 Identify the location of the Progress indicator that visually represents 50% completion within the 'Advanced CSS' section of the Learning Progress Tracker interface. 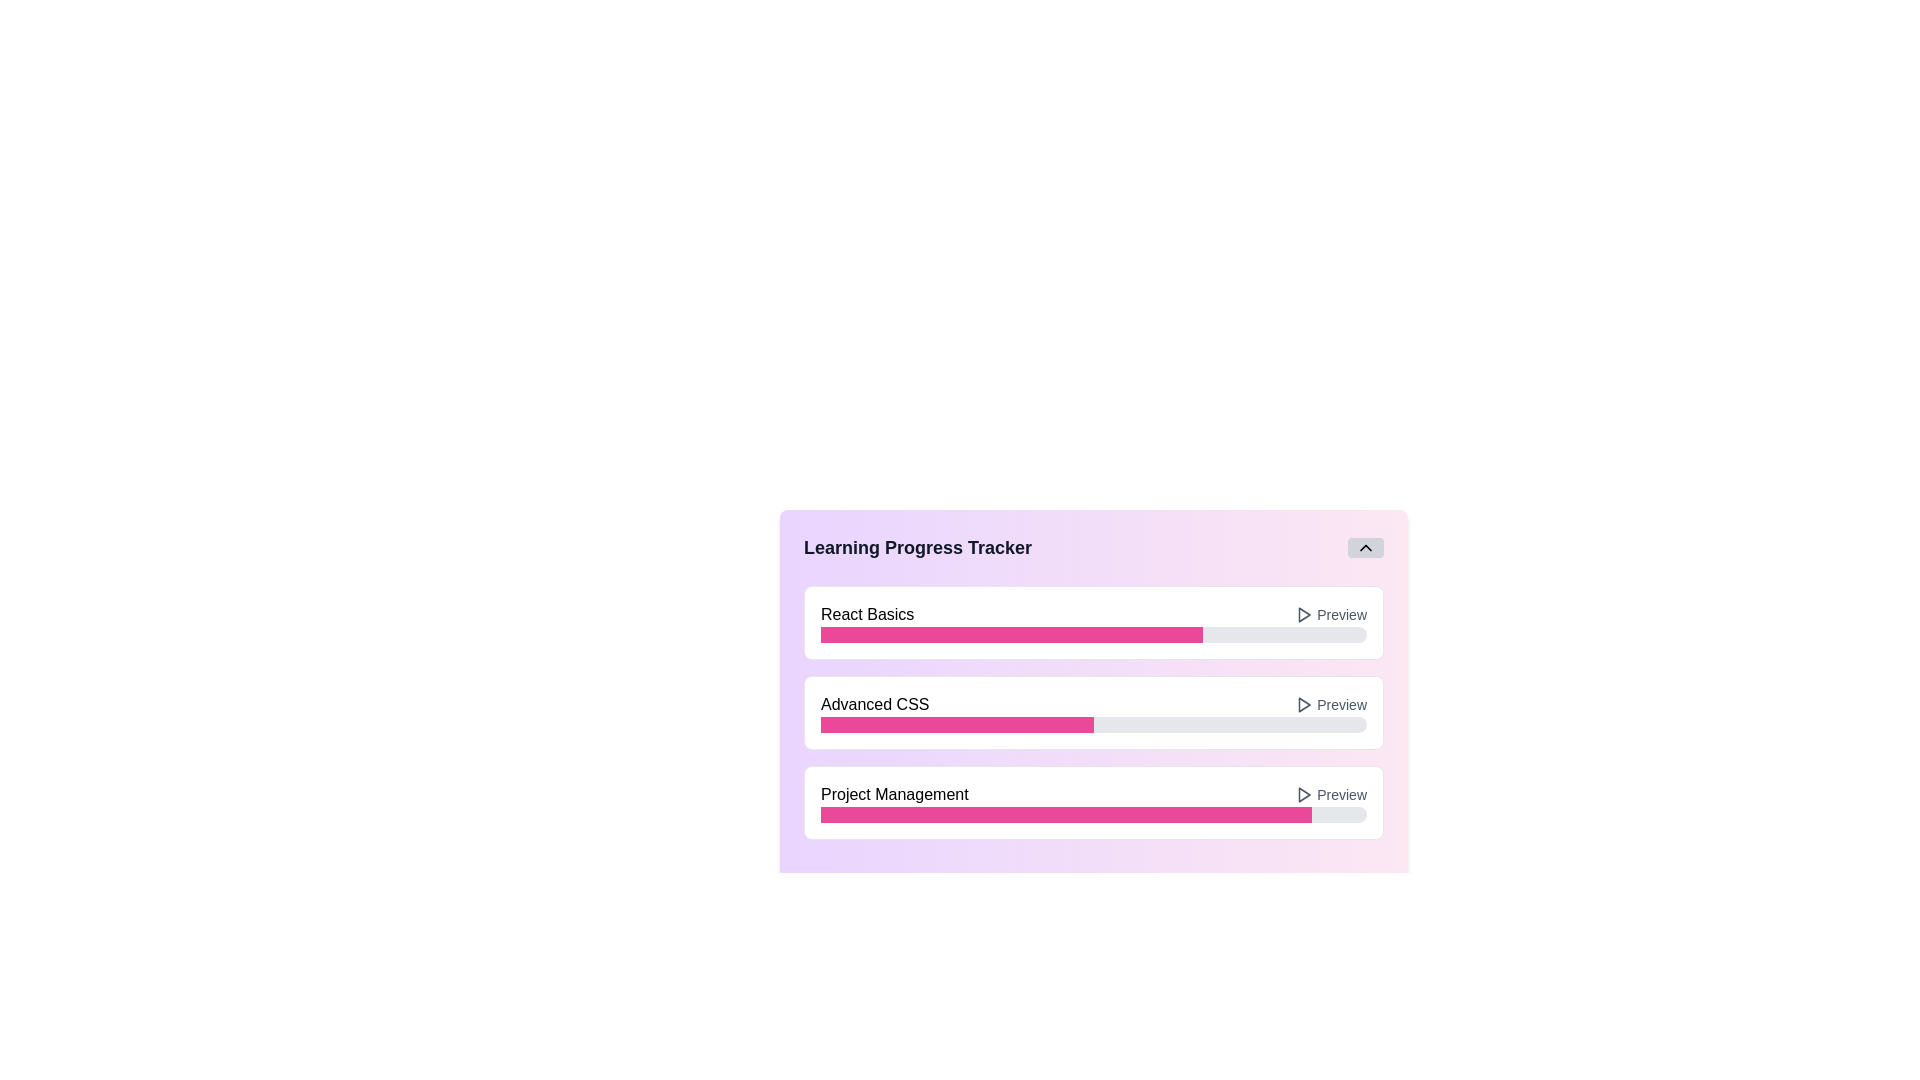
(956, 725).